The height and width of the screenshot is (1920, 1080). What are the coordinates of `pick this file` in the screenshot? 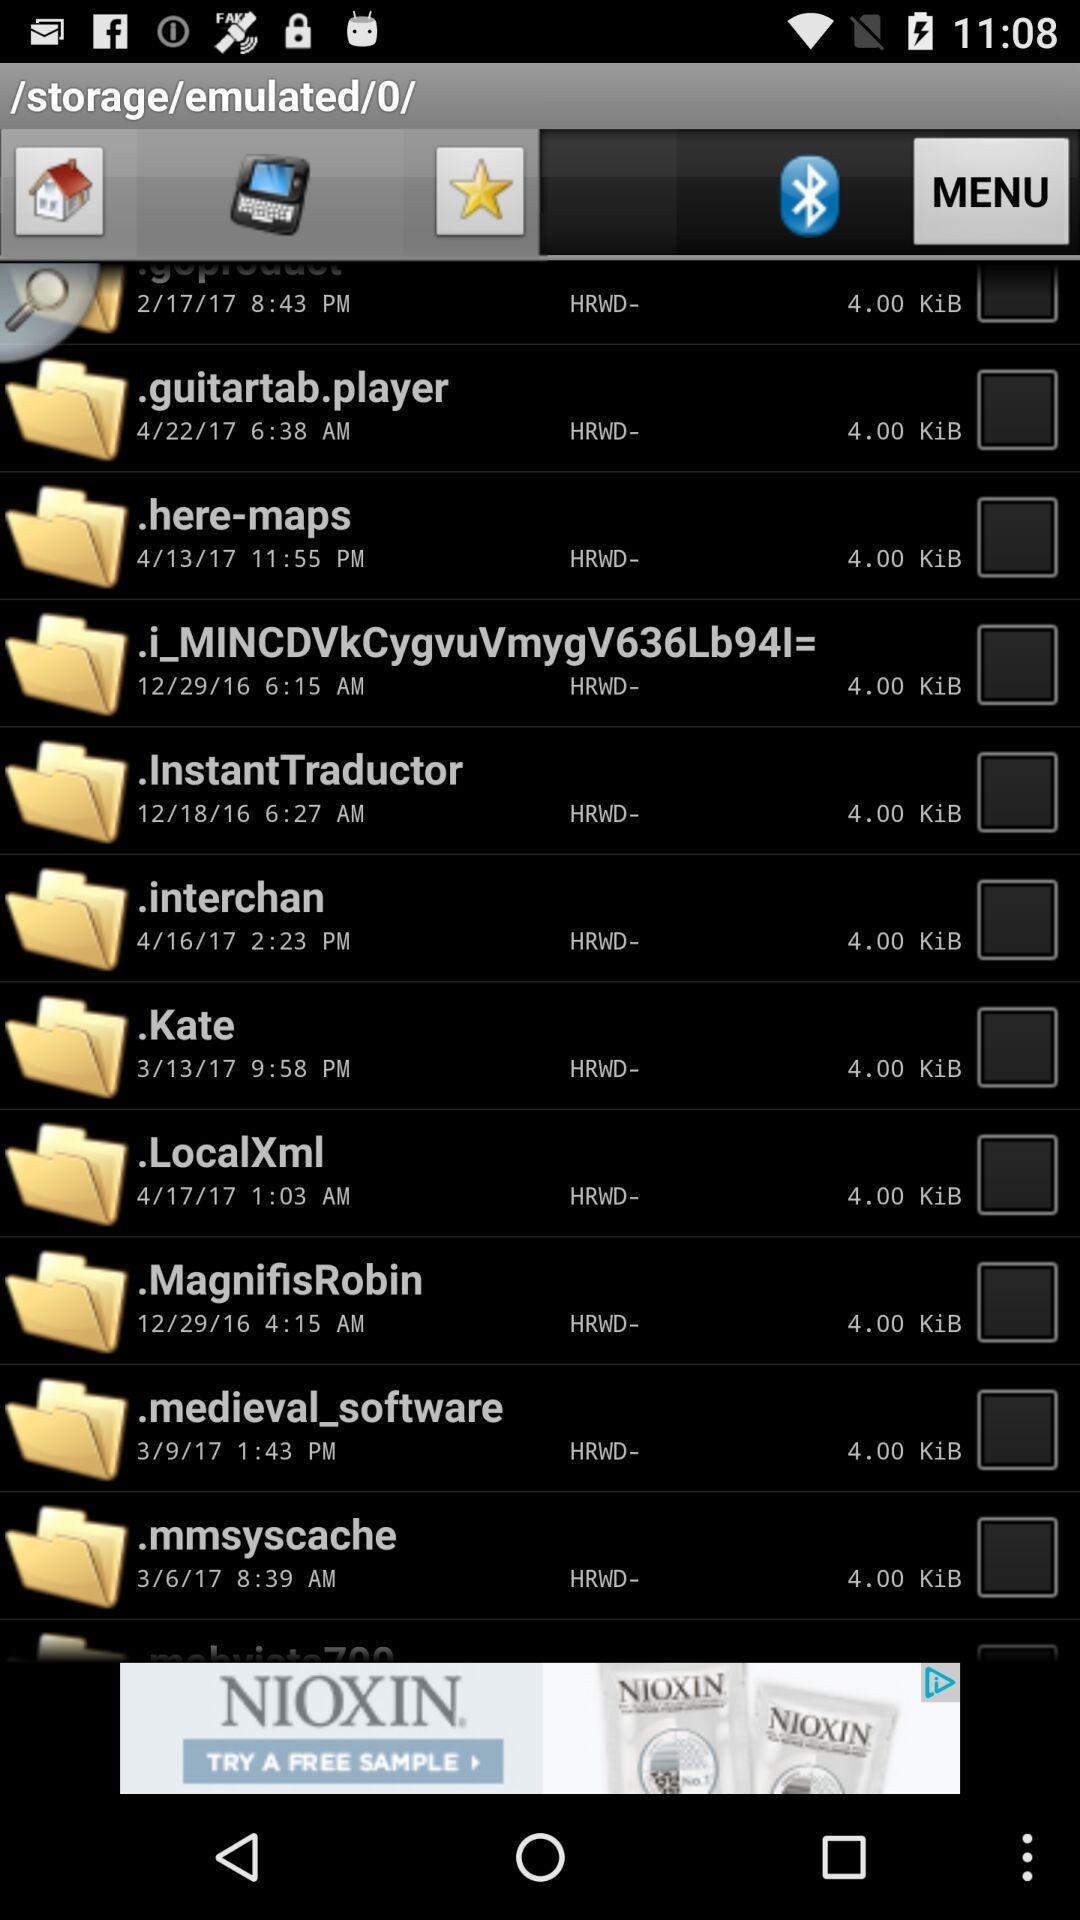 It's located at (1023, 1427).